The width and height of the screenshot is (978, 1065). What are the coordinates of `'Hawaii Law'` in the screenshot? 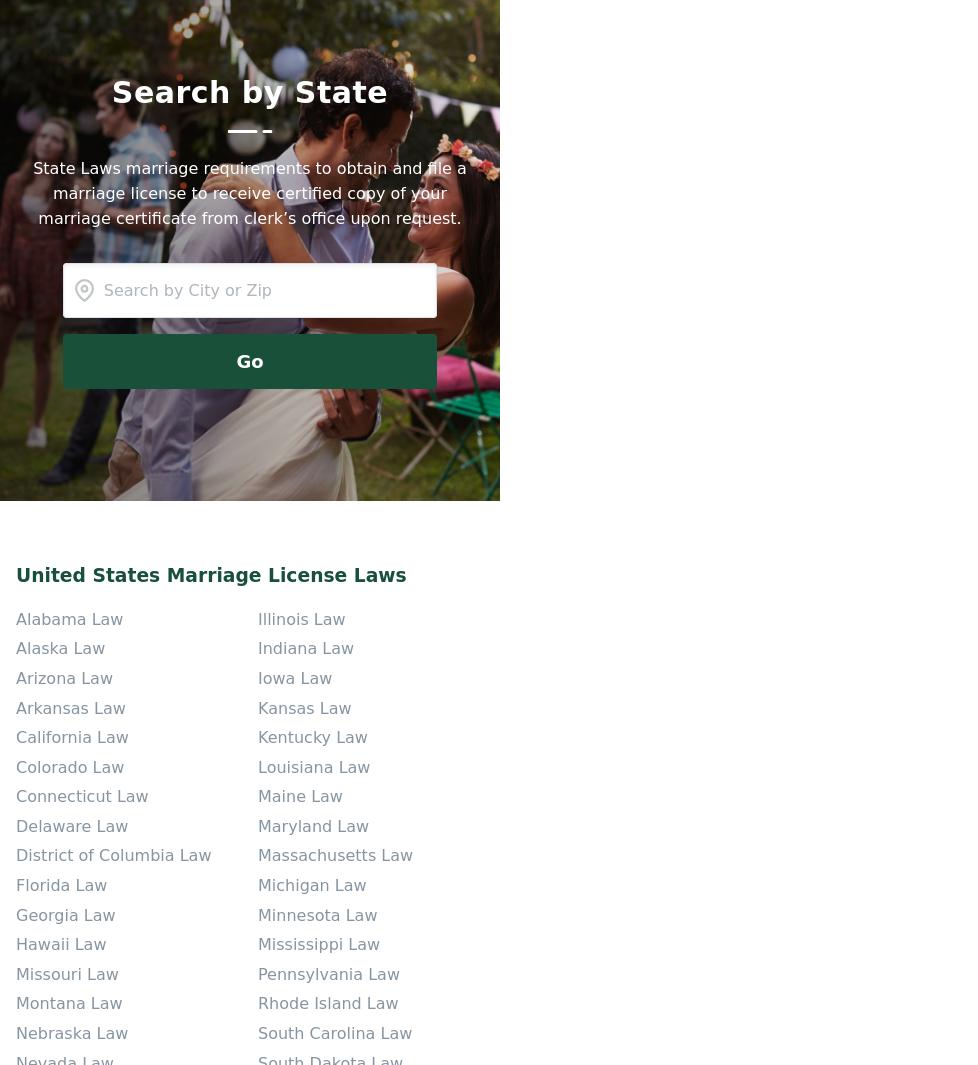 It's located at (61, 944).